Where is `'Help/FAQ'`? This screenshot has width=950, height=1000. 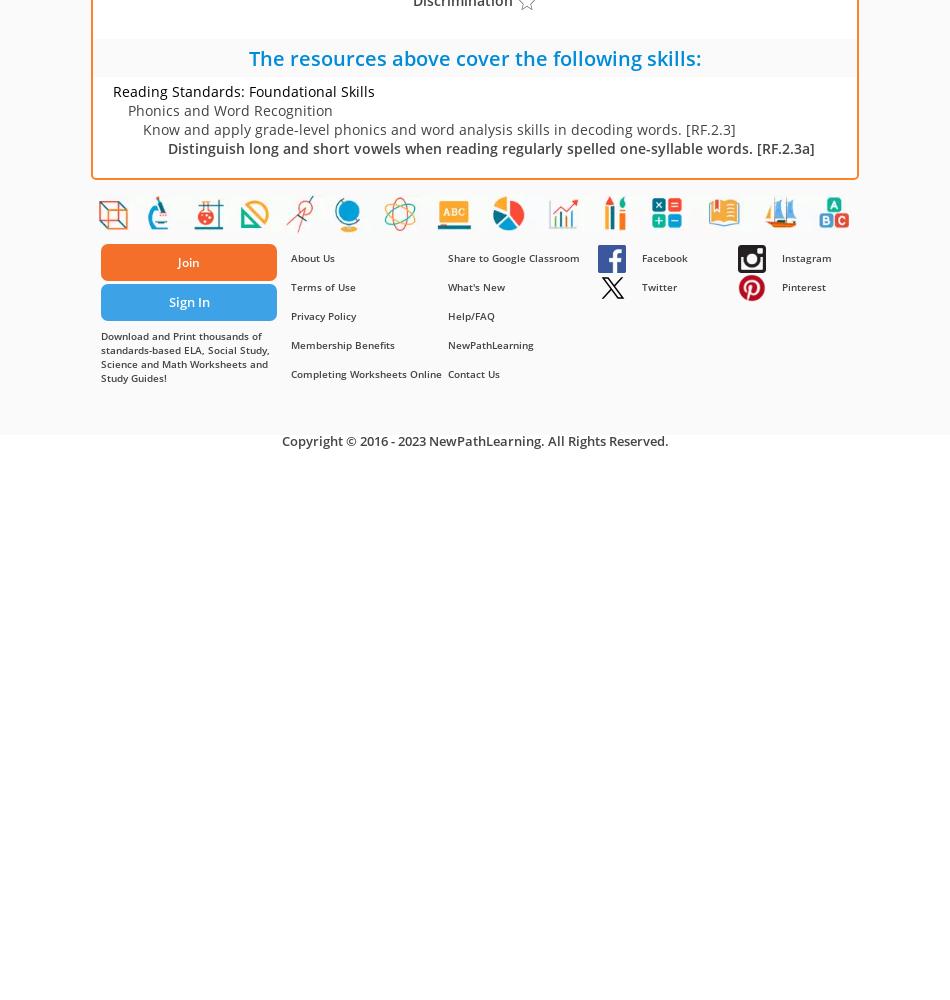
'Help/FAQ' is located at coordinates (447, 315).